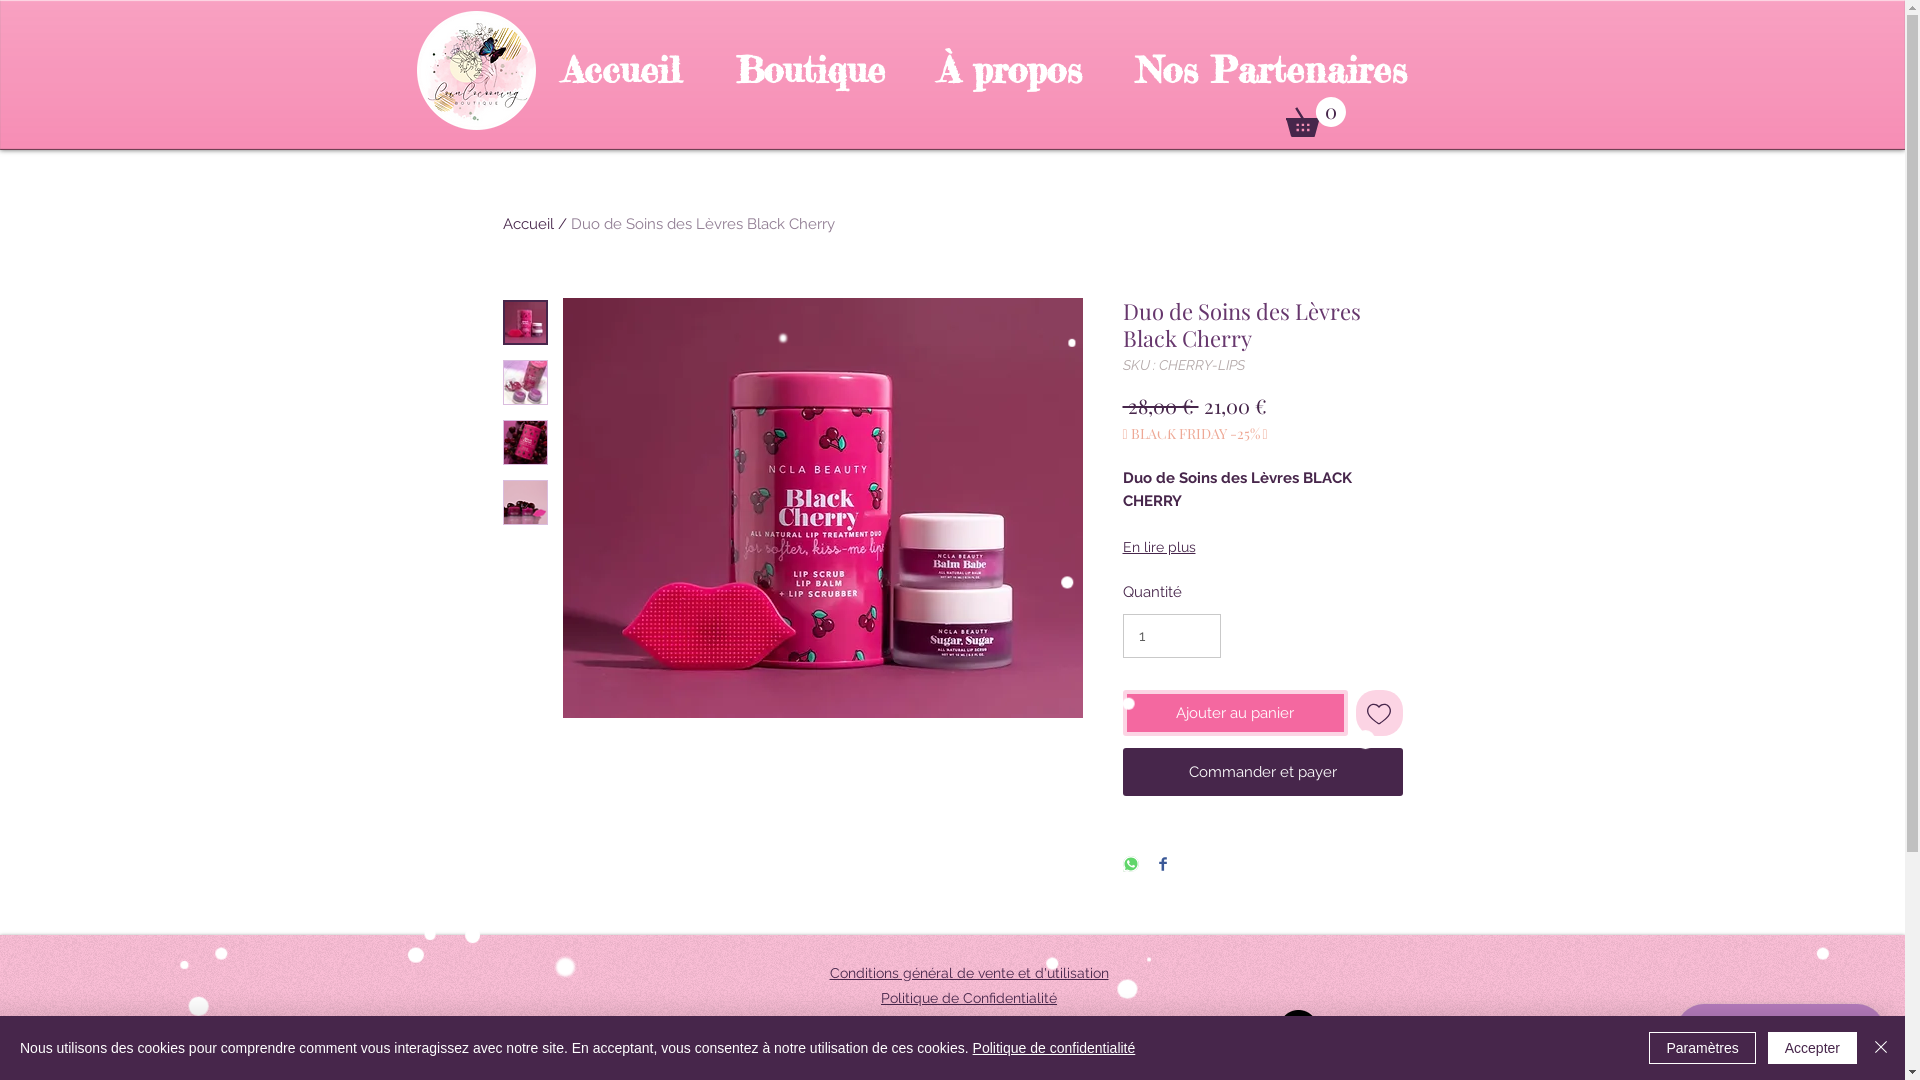  I want to click on 'Boutique', so click(708, 69).